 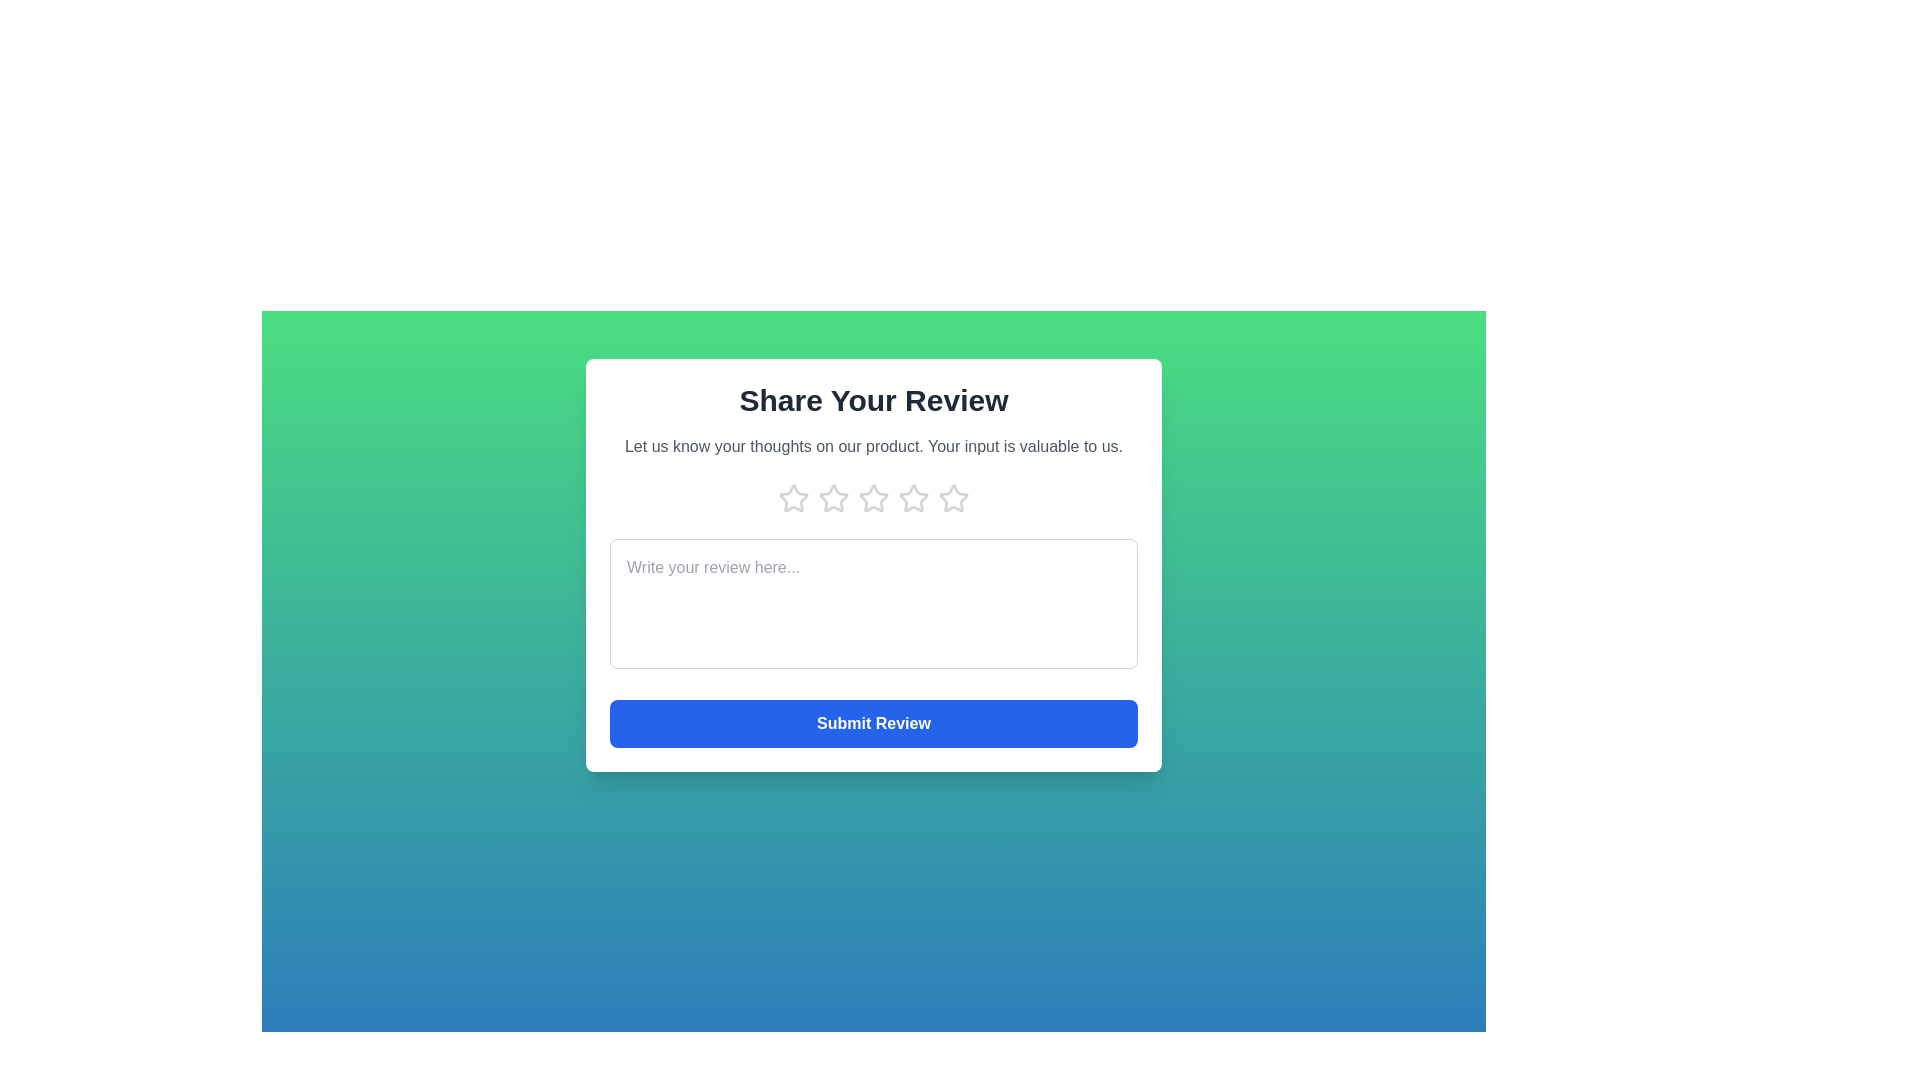 What do you see at coordinates (912, 497) in the screenshot?
I see `the product rating to 4 stars by clicking on the respective star` at bounding box center [912, 497].